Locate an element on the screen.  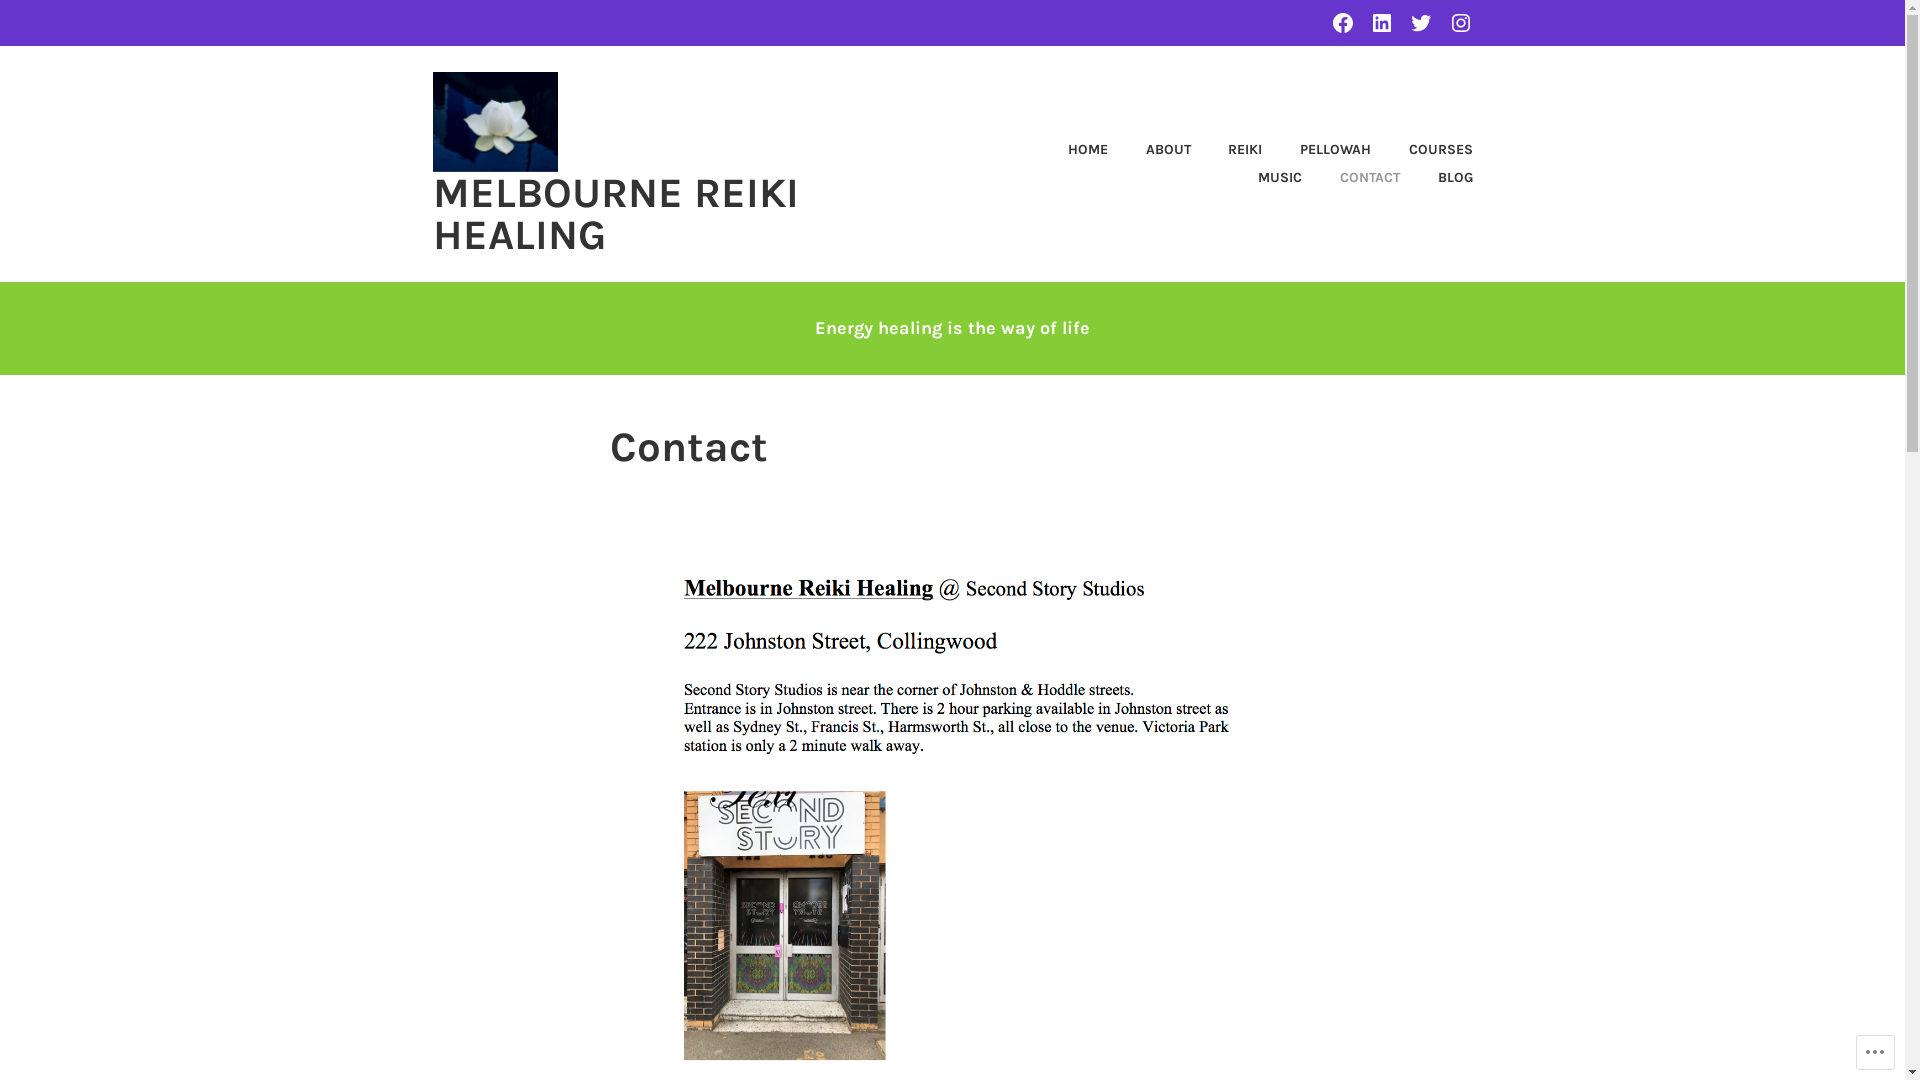
'REIKI' is located at coordinates (1227, 149).